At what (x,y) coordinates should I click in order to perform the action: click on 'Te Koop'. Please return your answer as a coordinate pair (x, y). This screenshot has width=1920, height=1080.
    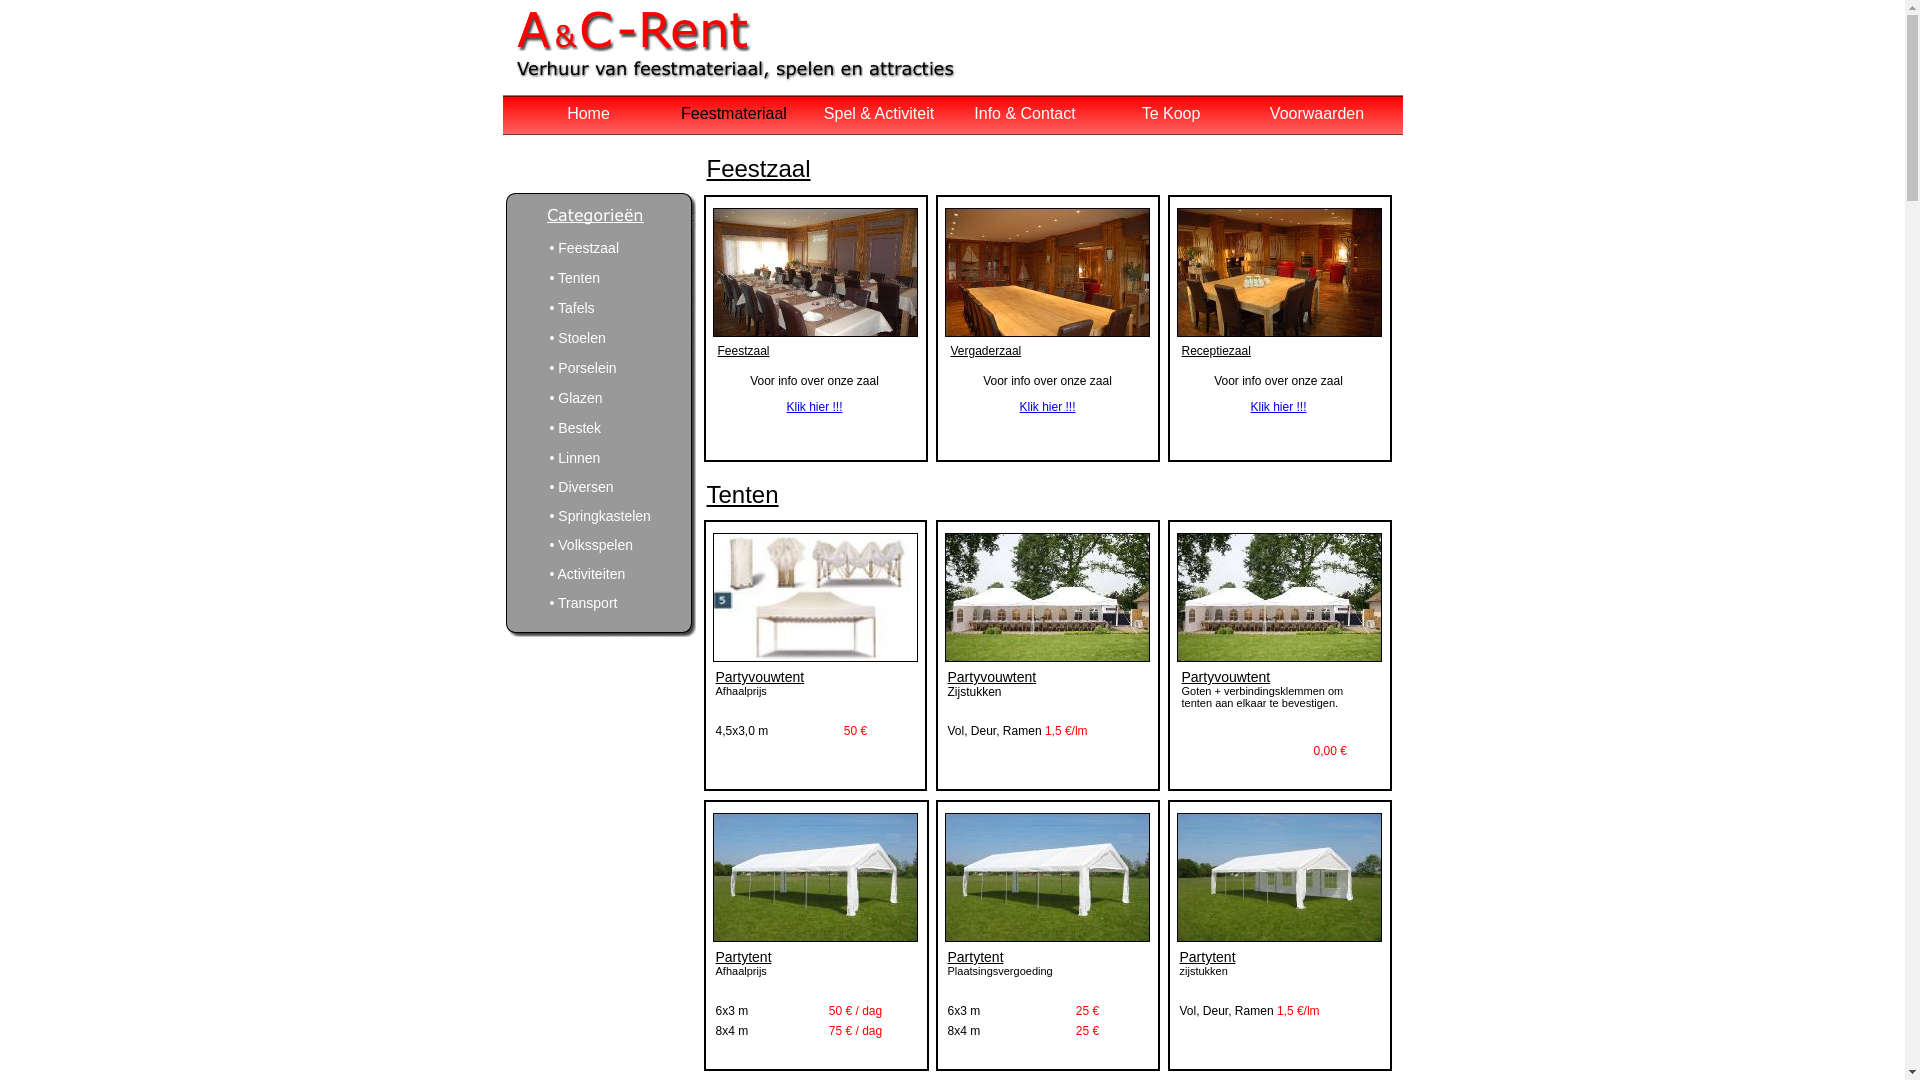
    Looking at the image, I should click on (1142, 113).